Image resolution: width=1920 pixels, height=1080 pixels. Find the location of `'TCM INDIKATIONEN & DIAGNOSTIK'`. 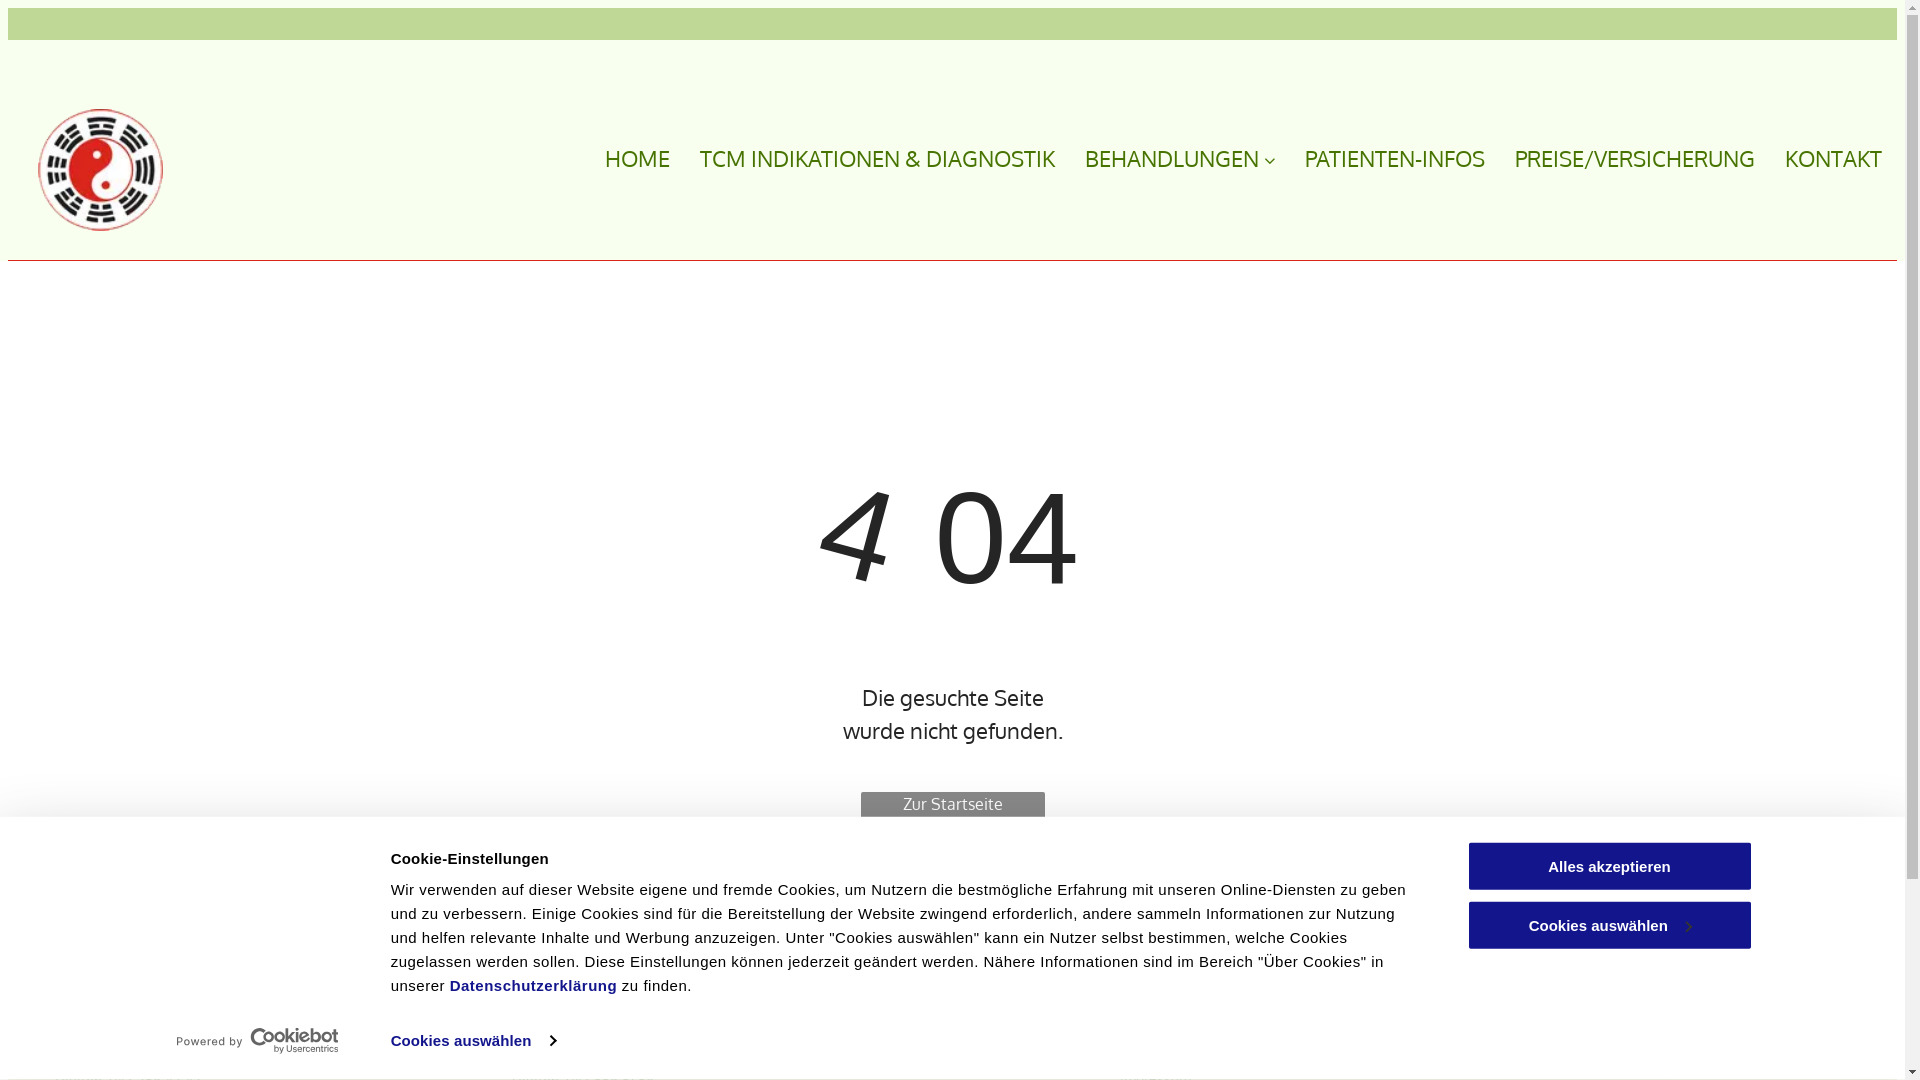

'TCM INDIKATIONEN & DIAGNOSTIK' is located at coordinates (670, 157).